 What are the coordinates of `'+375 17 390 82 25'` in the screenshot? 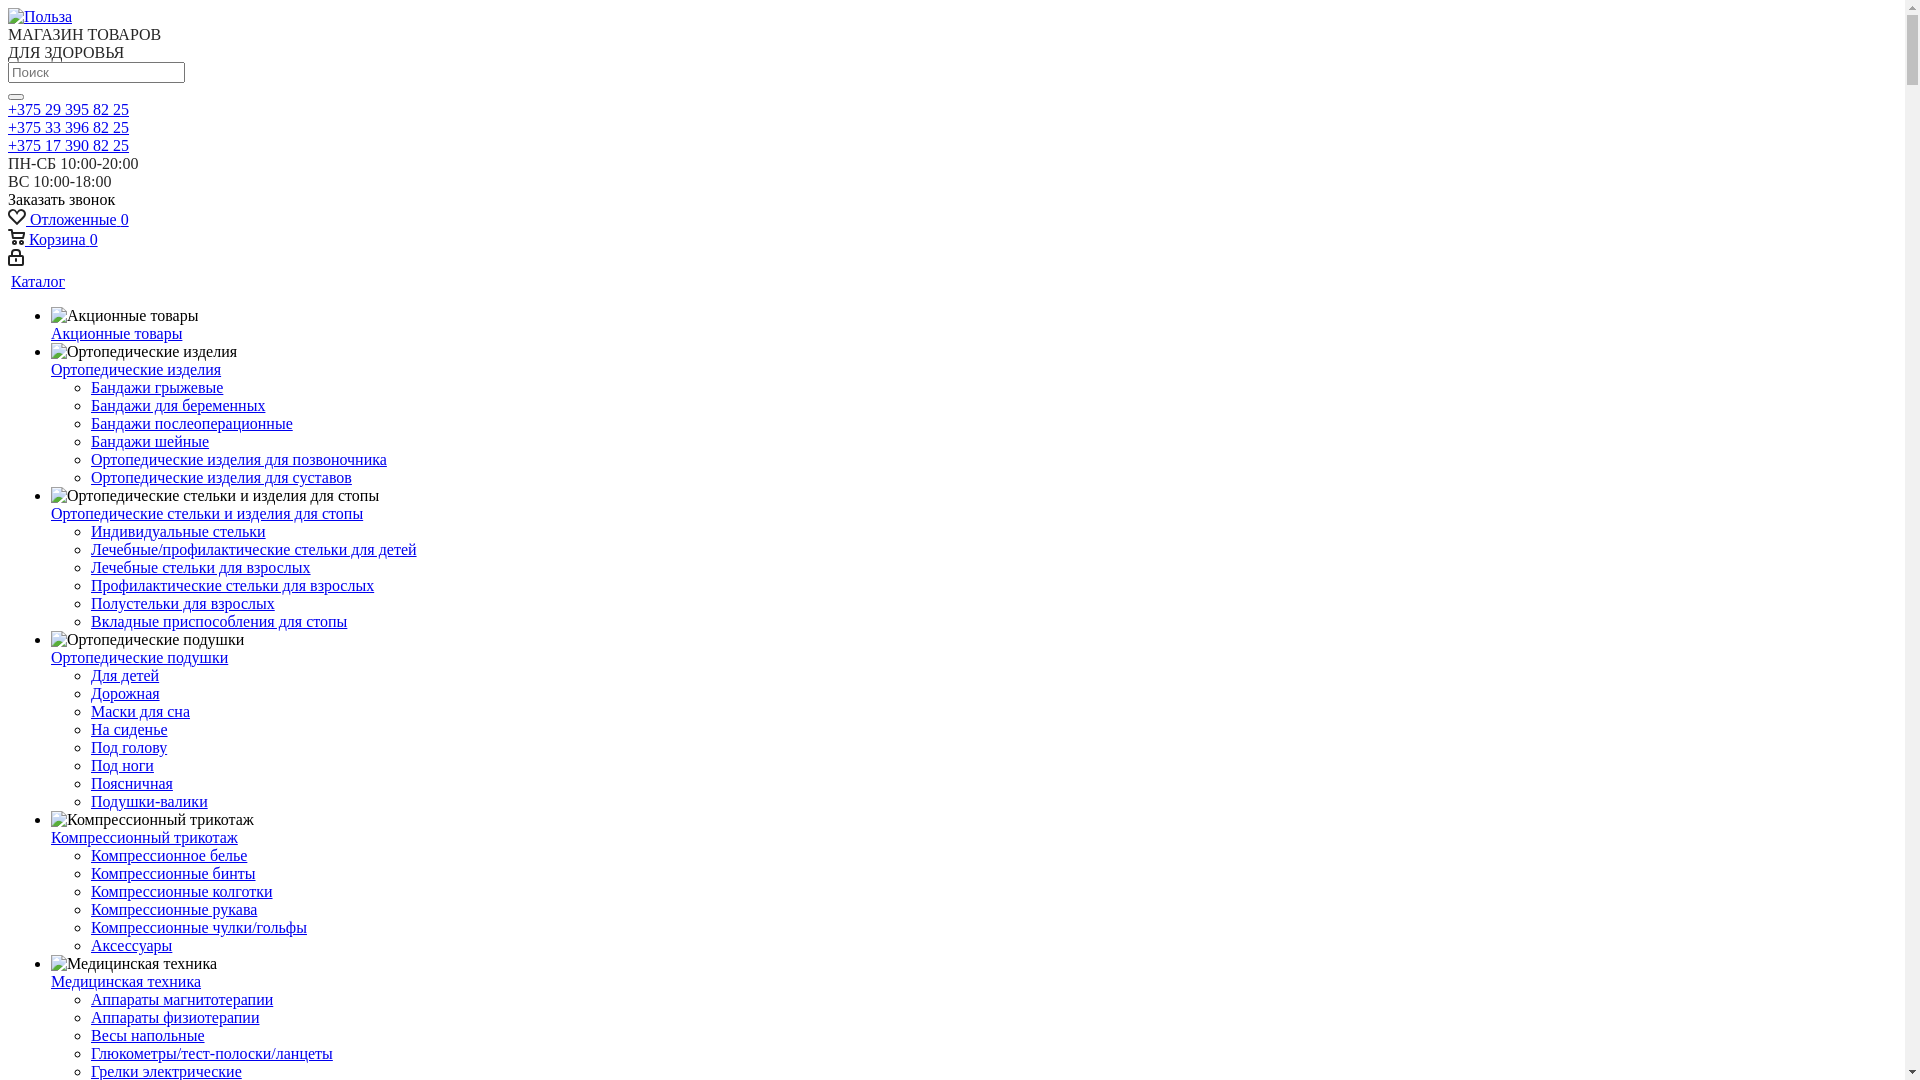 It's located at (68, 144).